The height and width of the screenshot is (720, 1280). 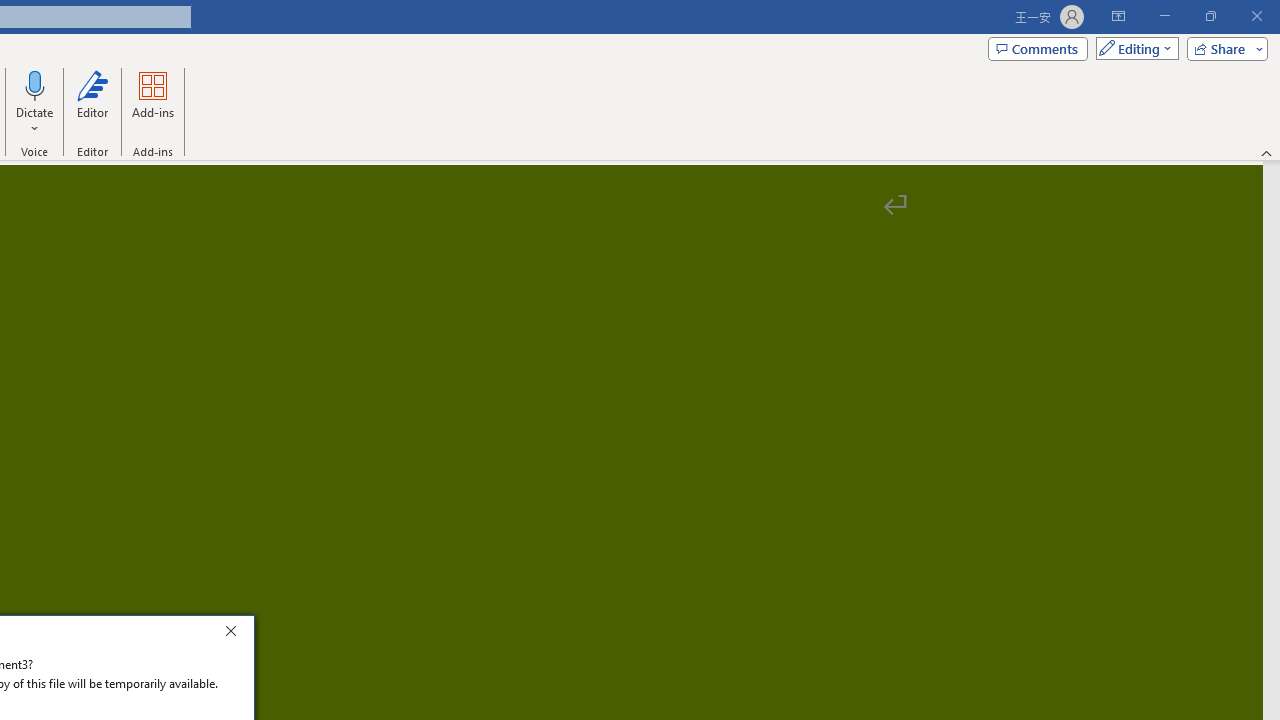 What do you see at coordinates (1038, 47) in the screenshot?
I see `'Comments'` at bounding box center [1038, 47].